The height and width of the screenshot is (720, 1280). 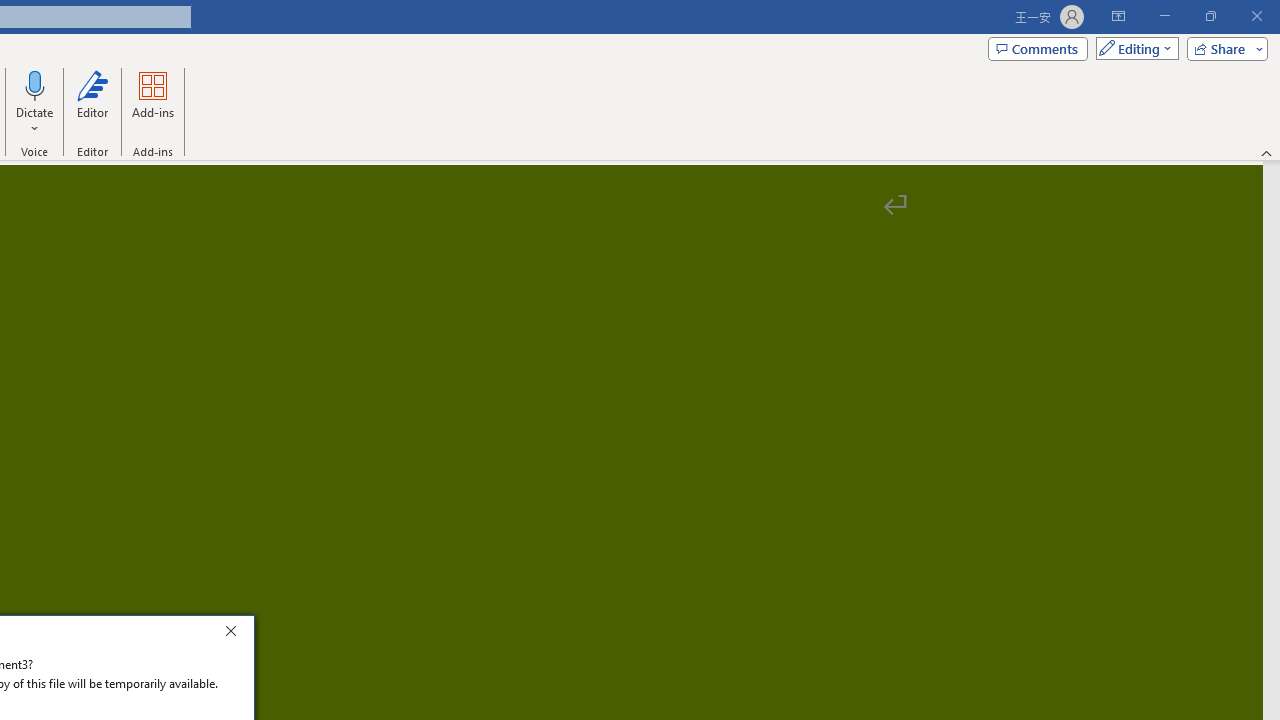 What do you see at coordinates (1038, 47) in the screenshot?
I see `'Comments'` at bounding box center [1038, 47].